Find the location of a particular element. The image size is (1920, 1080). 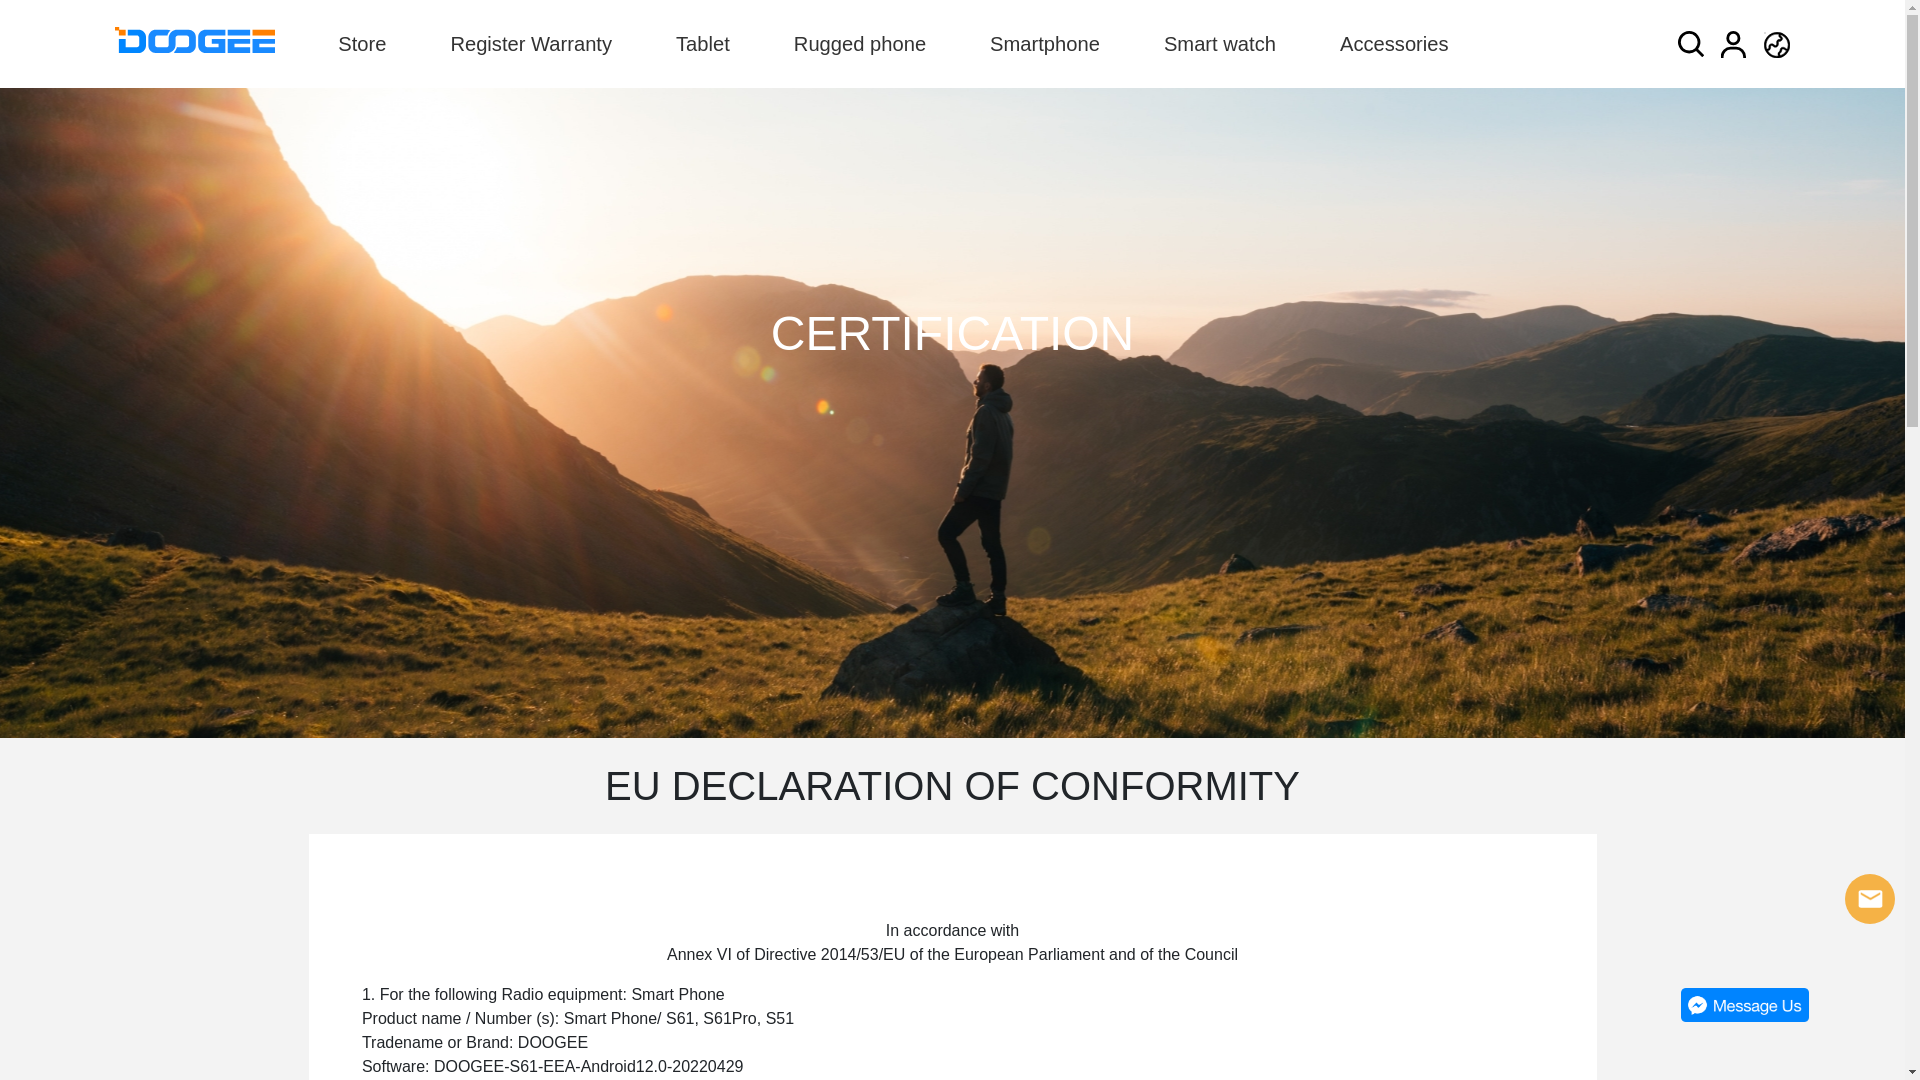

'Smart watch' is located at coordinates (1218, 43).